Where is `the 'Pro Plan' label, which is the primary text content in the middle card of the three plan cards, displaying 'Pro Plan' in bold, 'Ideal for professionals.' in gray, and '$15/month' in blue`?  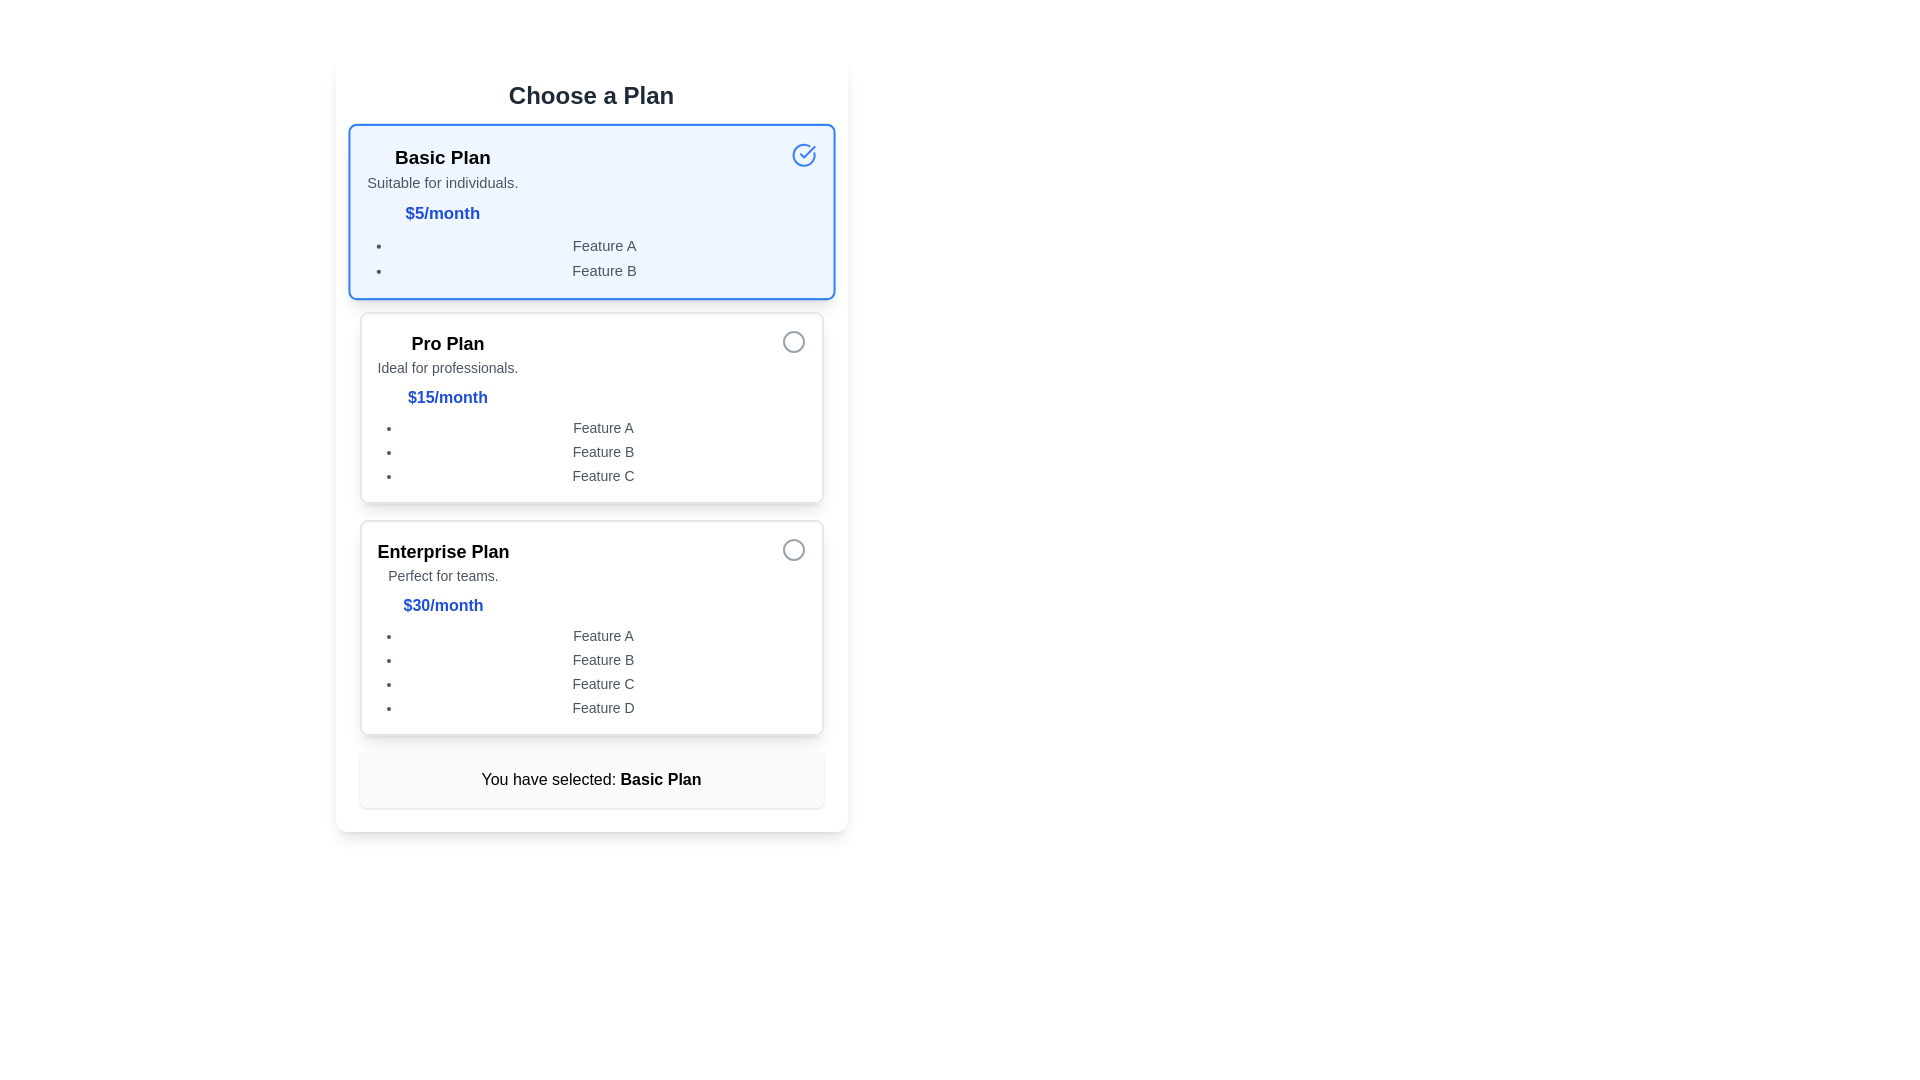
the 'Pro Plan' label, which is the primary text content in the middle card of the three plan cards, displaying 'Pro Plan' in bold, 'Ideal for professionals.' in gray, and '$15/month' in blue is located at coordinates (446, 370).